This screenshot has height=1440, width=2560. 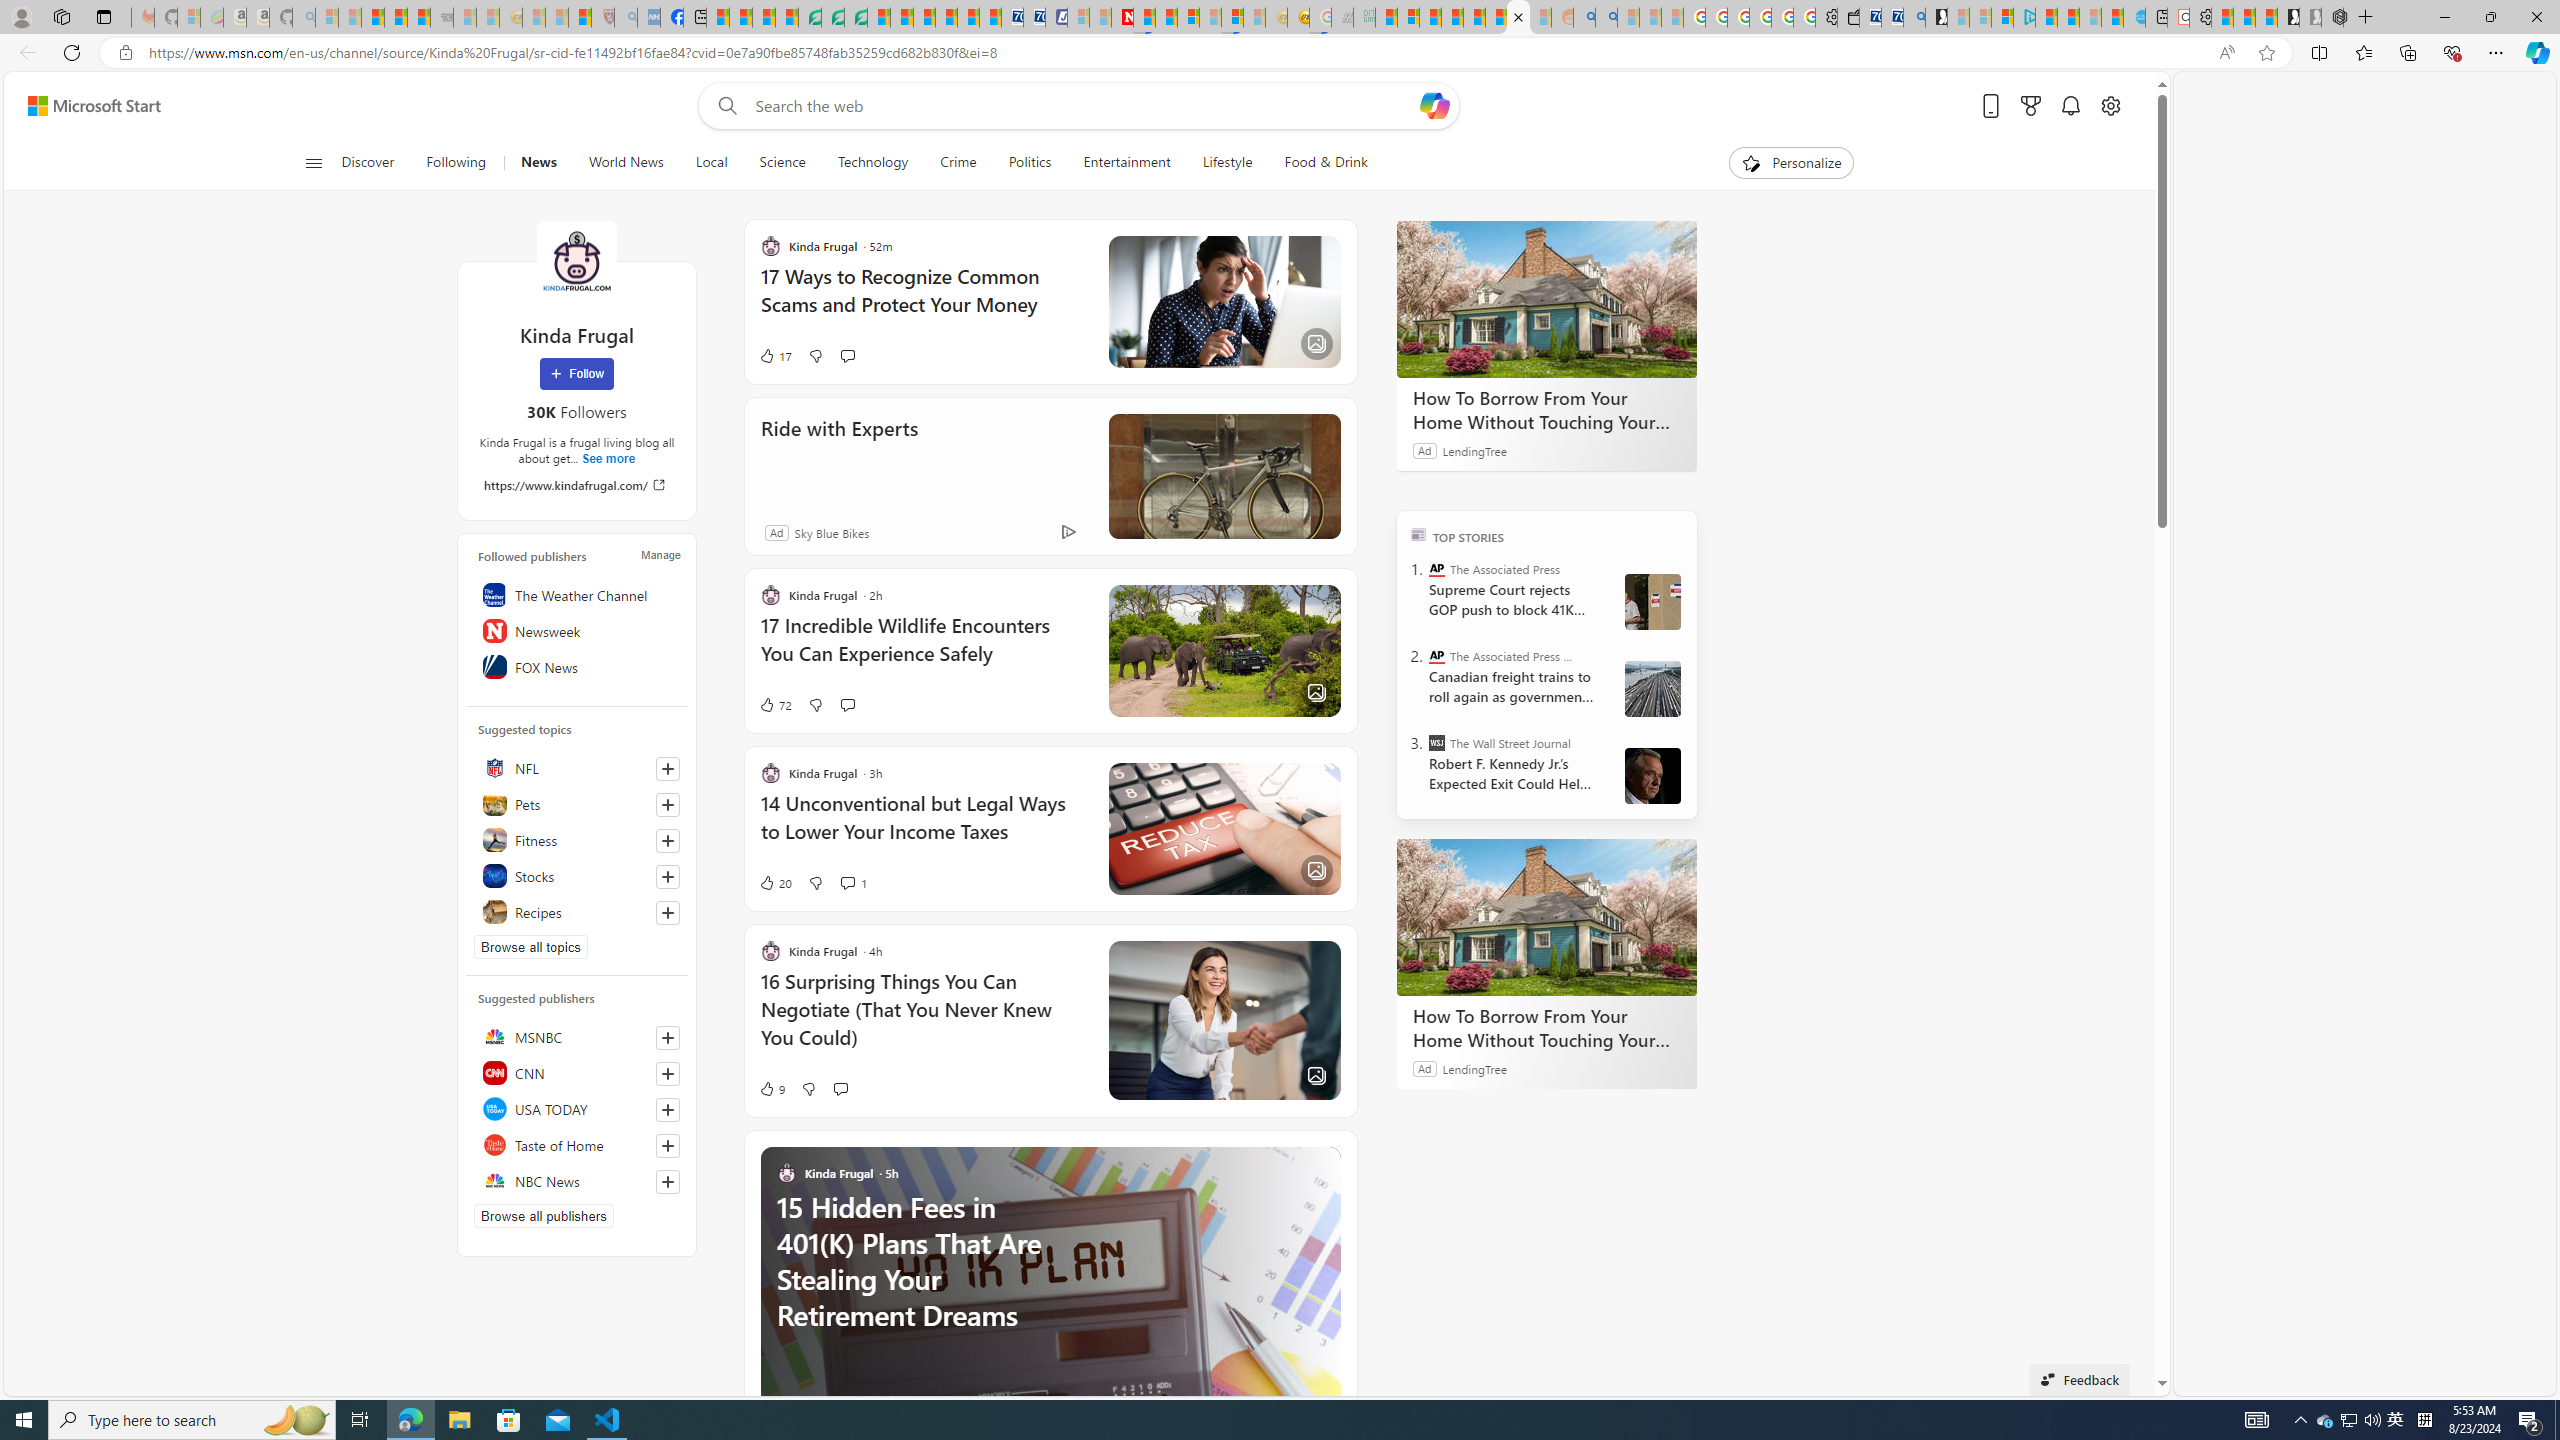 What do you see at coordinates (1363, 16) in the screenshot?
I see `'DITOGAMES AG Imprint - Sleeping'` at bounding box center [1363, 16].